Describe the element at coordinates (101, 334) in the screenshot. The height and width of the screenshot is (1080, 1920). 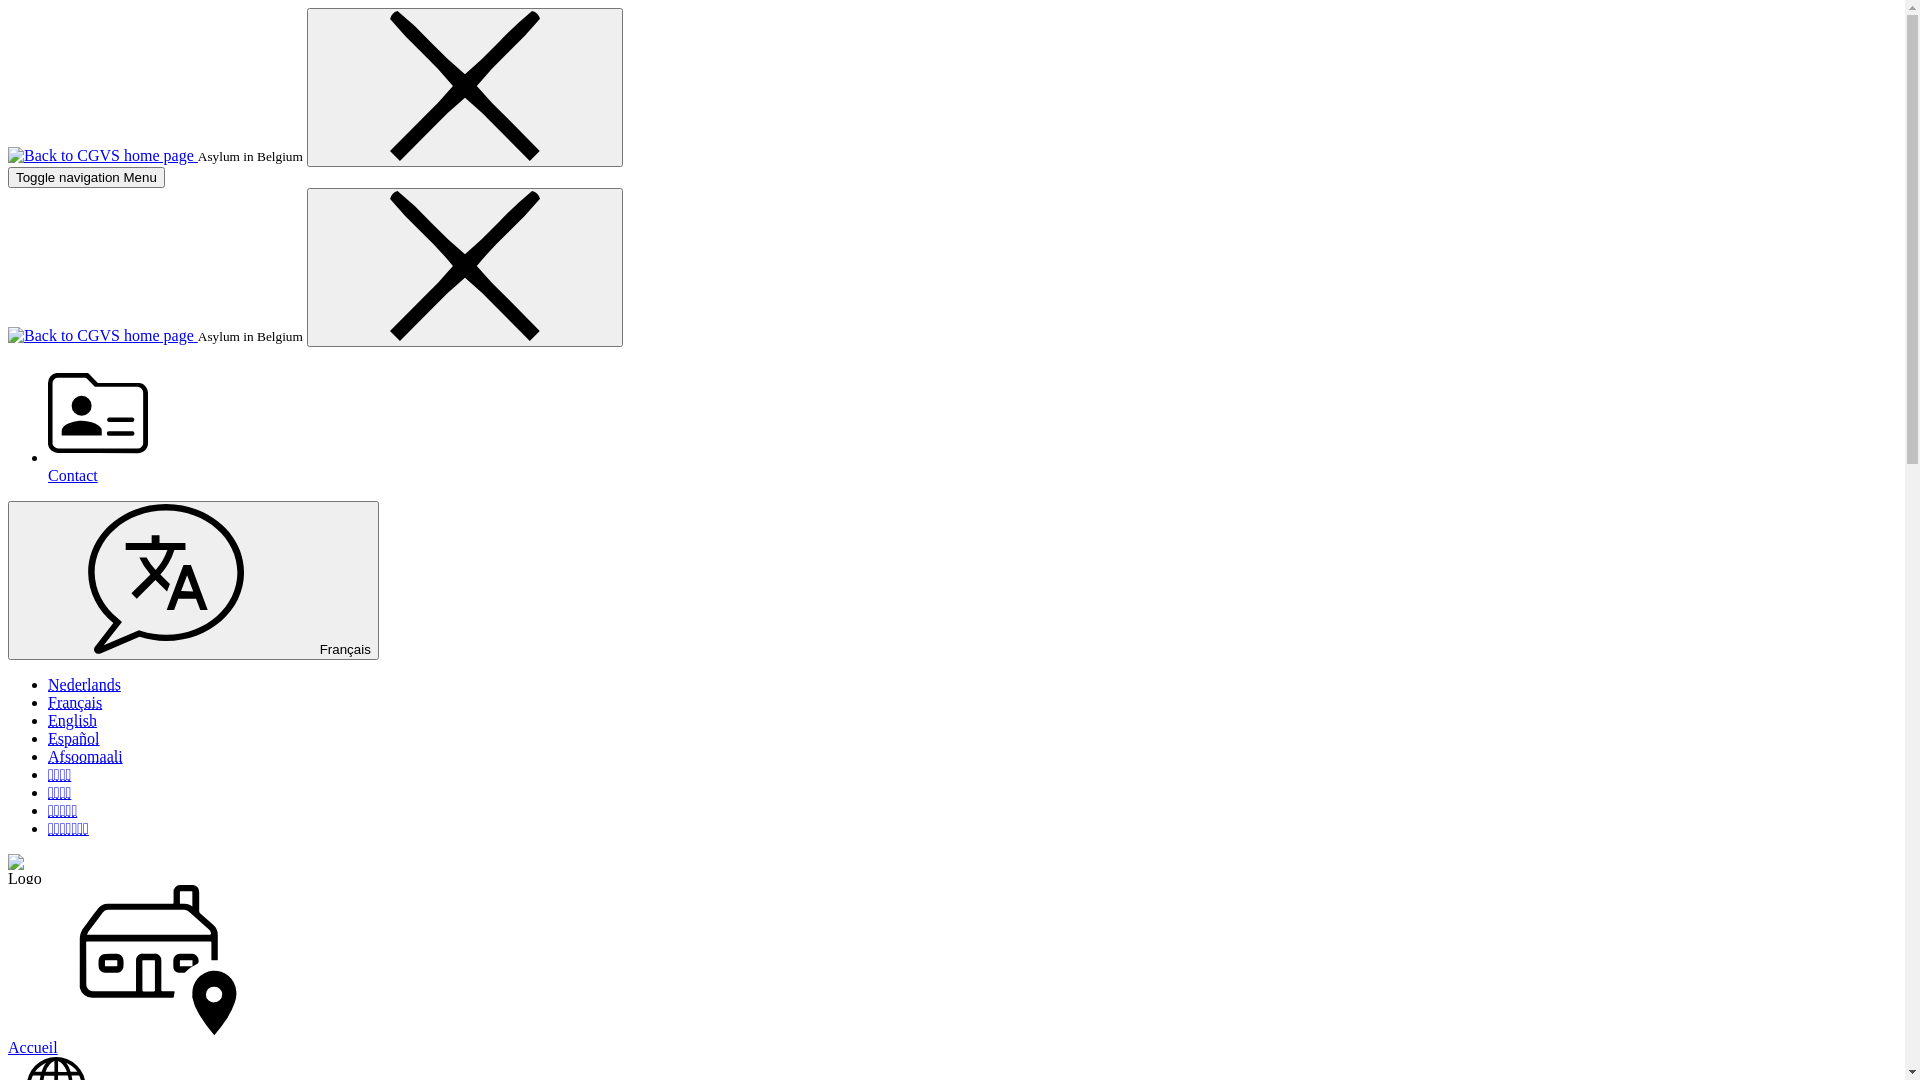
I see `'Back to the home page'` at that location.